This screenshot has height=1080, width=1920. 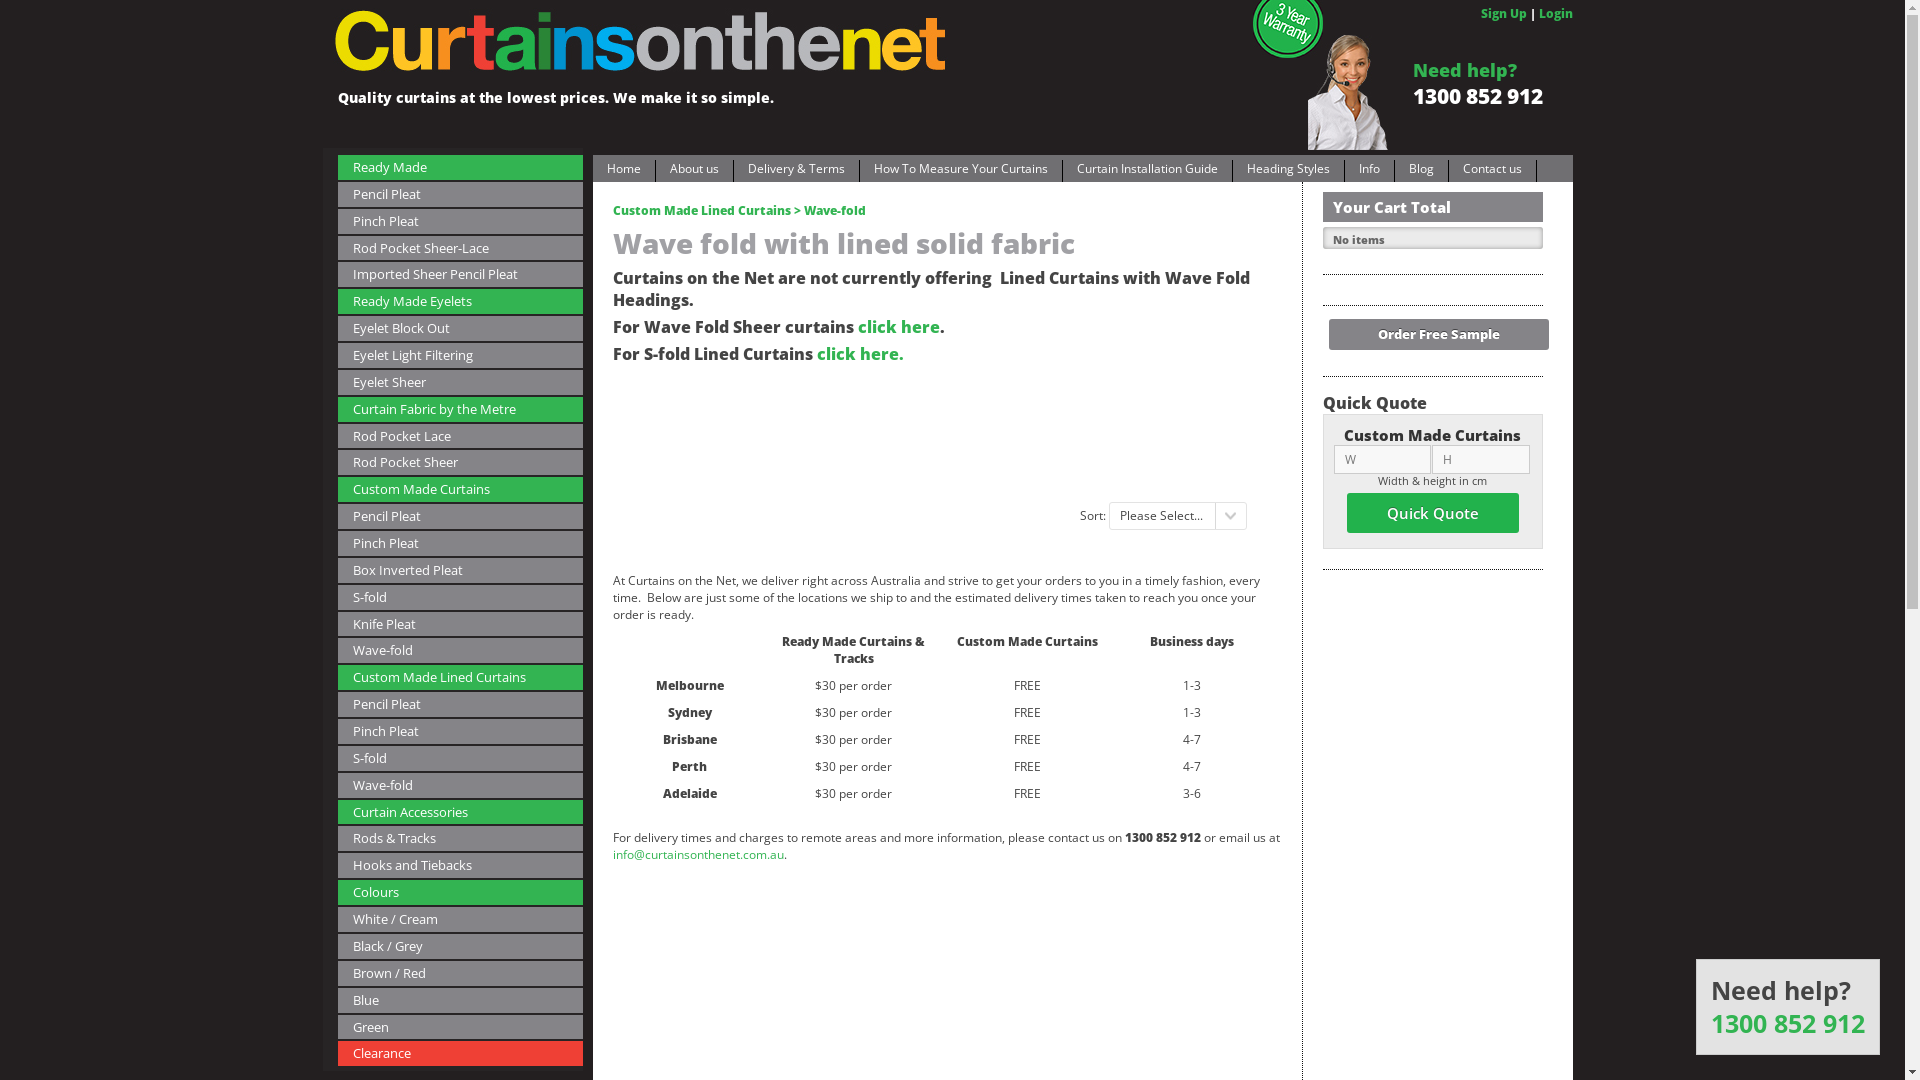 I want to click on 'How To Measure Your Curtains', so click(x=960, y=169).